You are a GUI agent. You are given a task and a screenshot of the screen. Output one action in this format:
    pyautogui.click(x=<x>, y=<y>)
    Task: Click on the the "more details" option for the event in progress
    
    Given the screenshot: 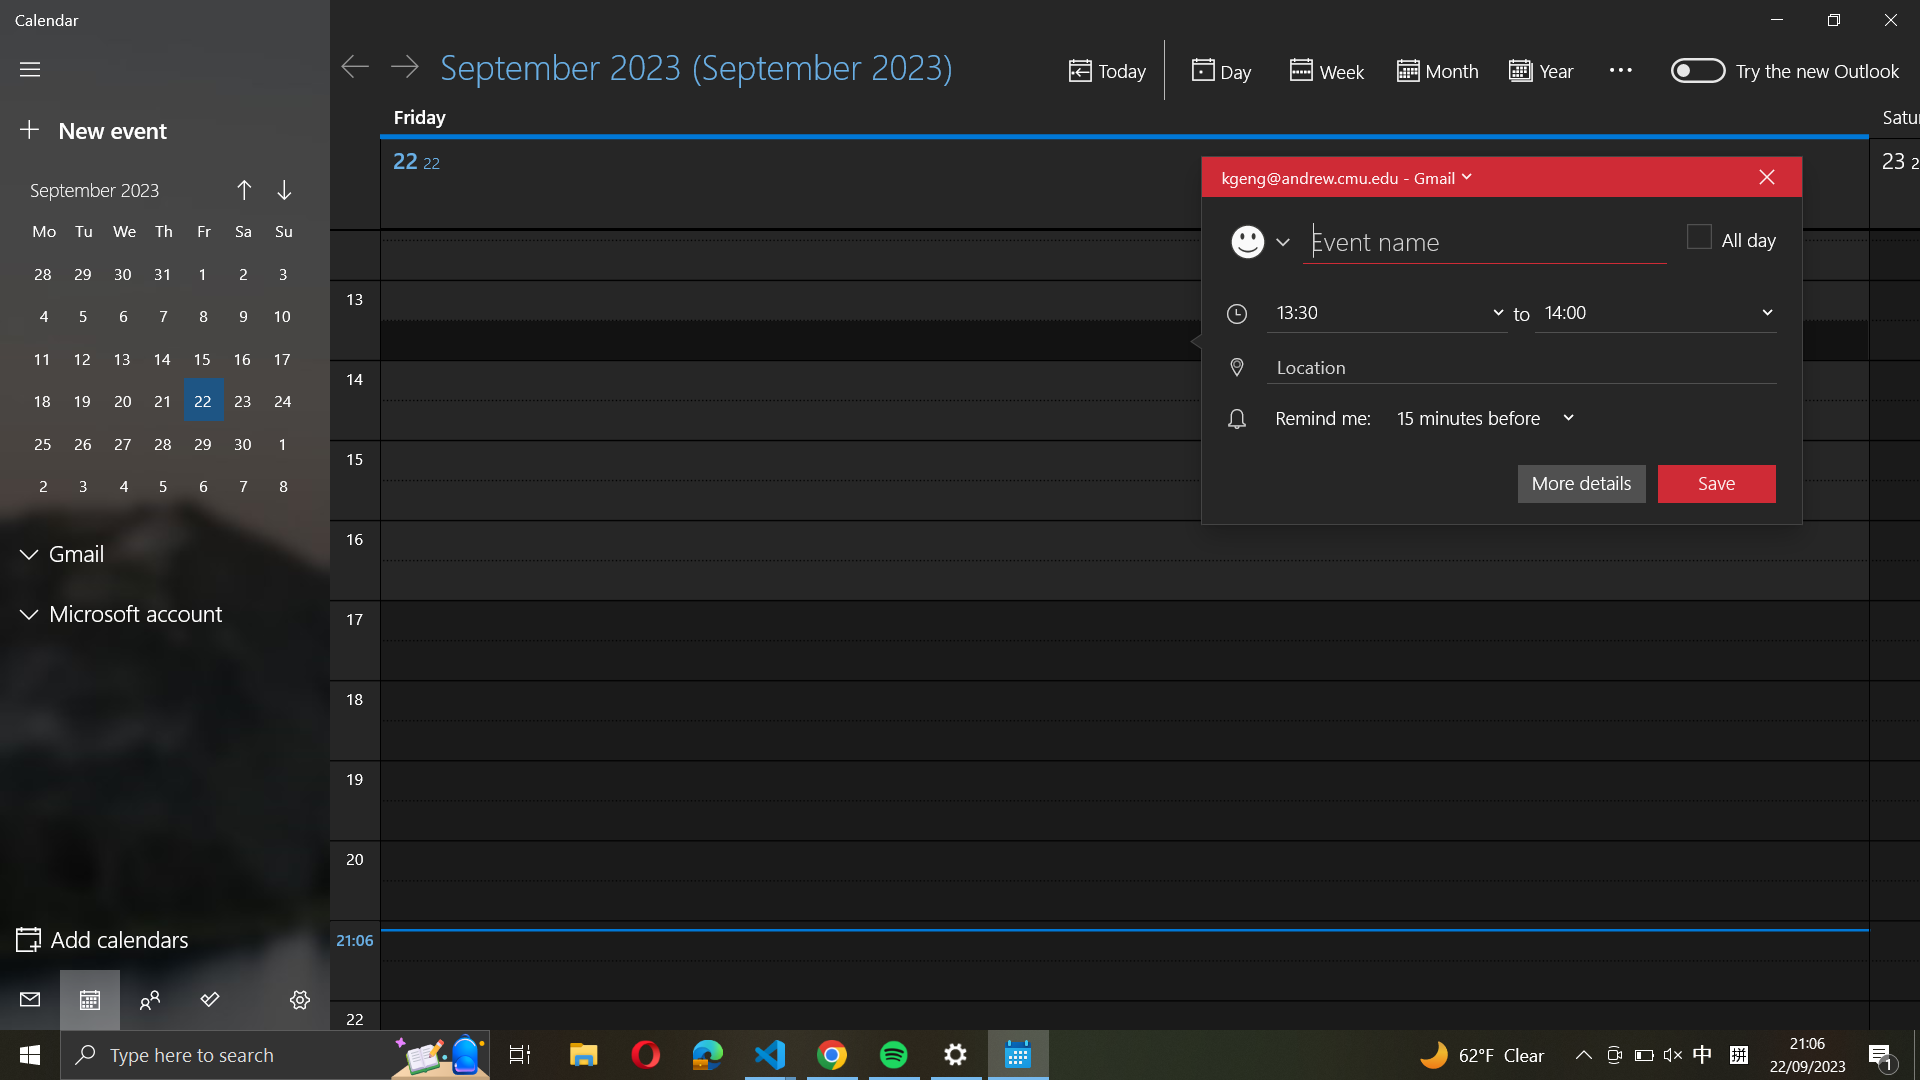 What is the action you would take?
    pyautogui.click(x=1580, y=481)
    